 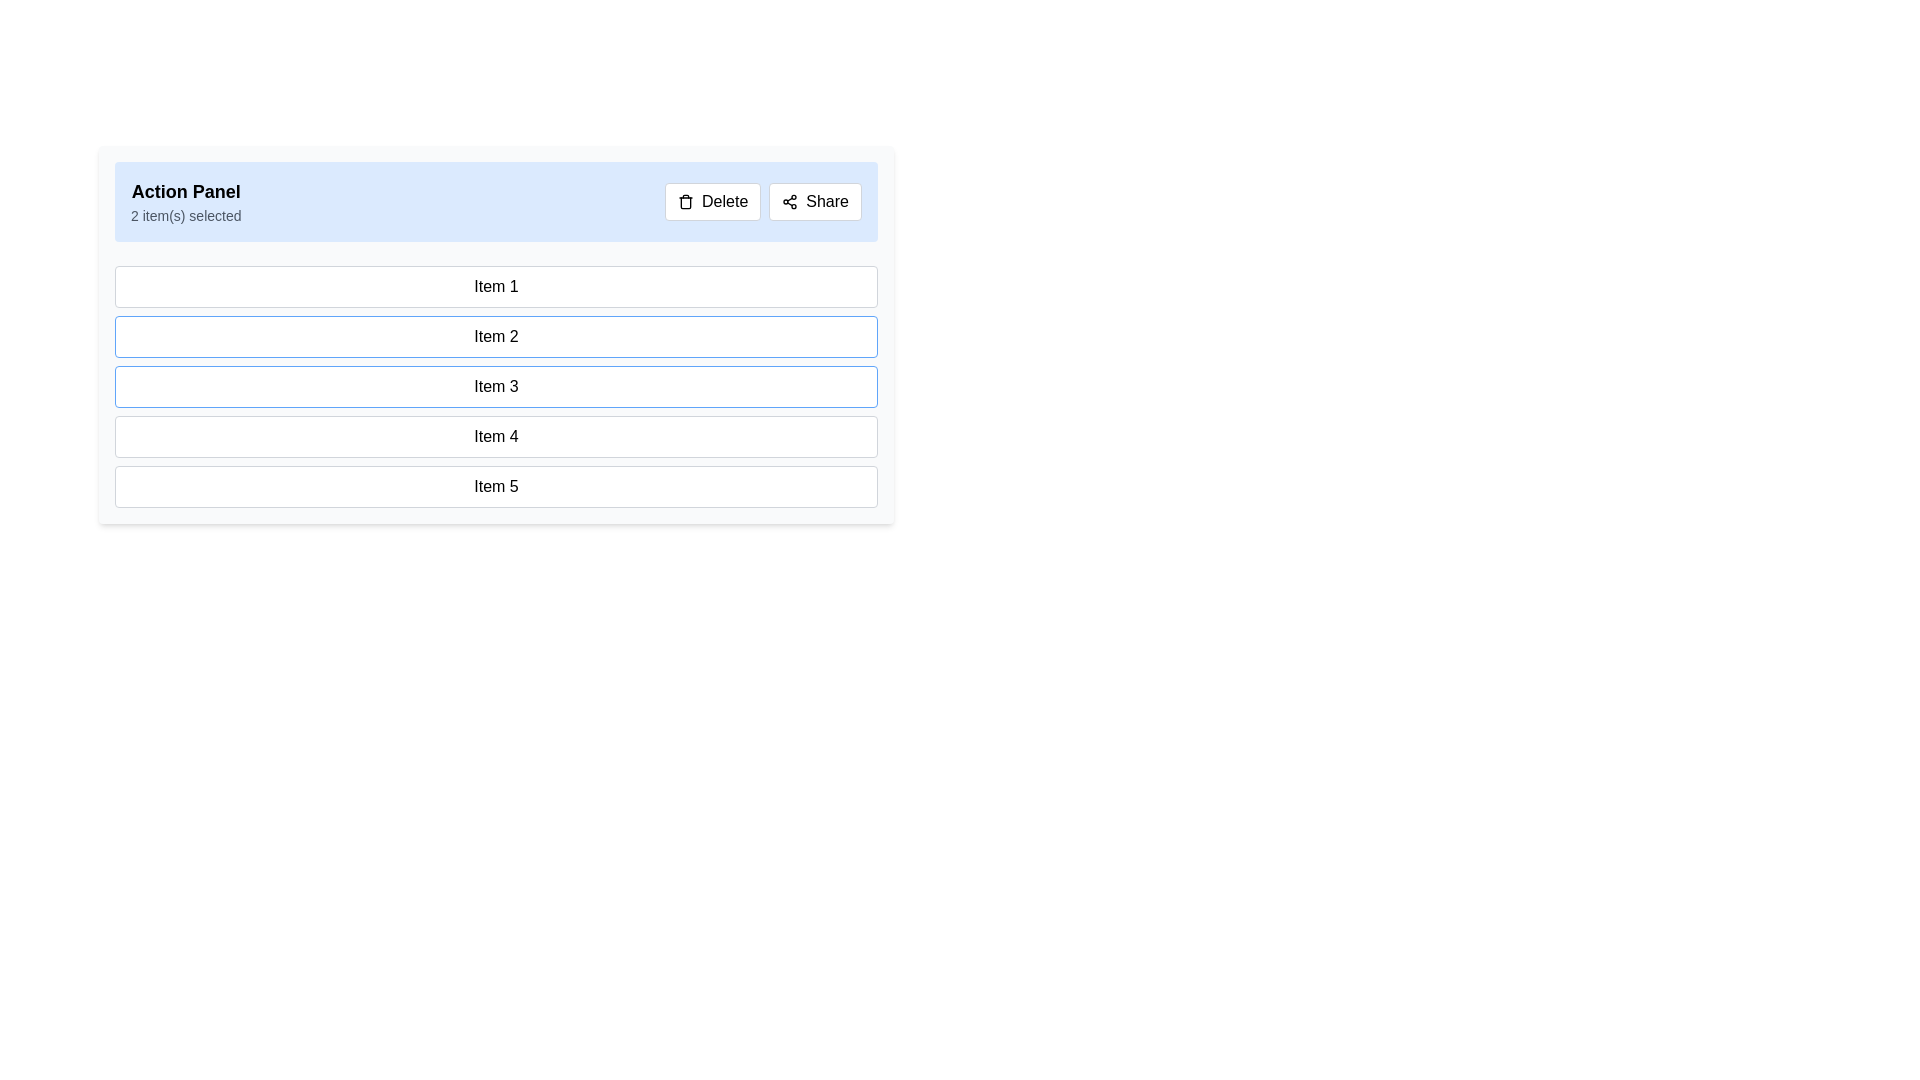 What do you see at coordinates (713, 201) in the screenshot?
I see `the delete button located` at bounding box center [713, 201].